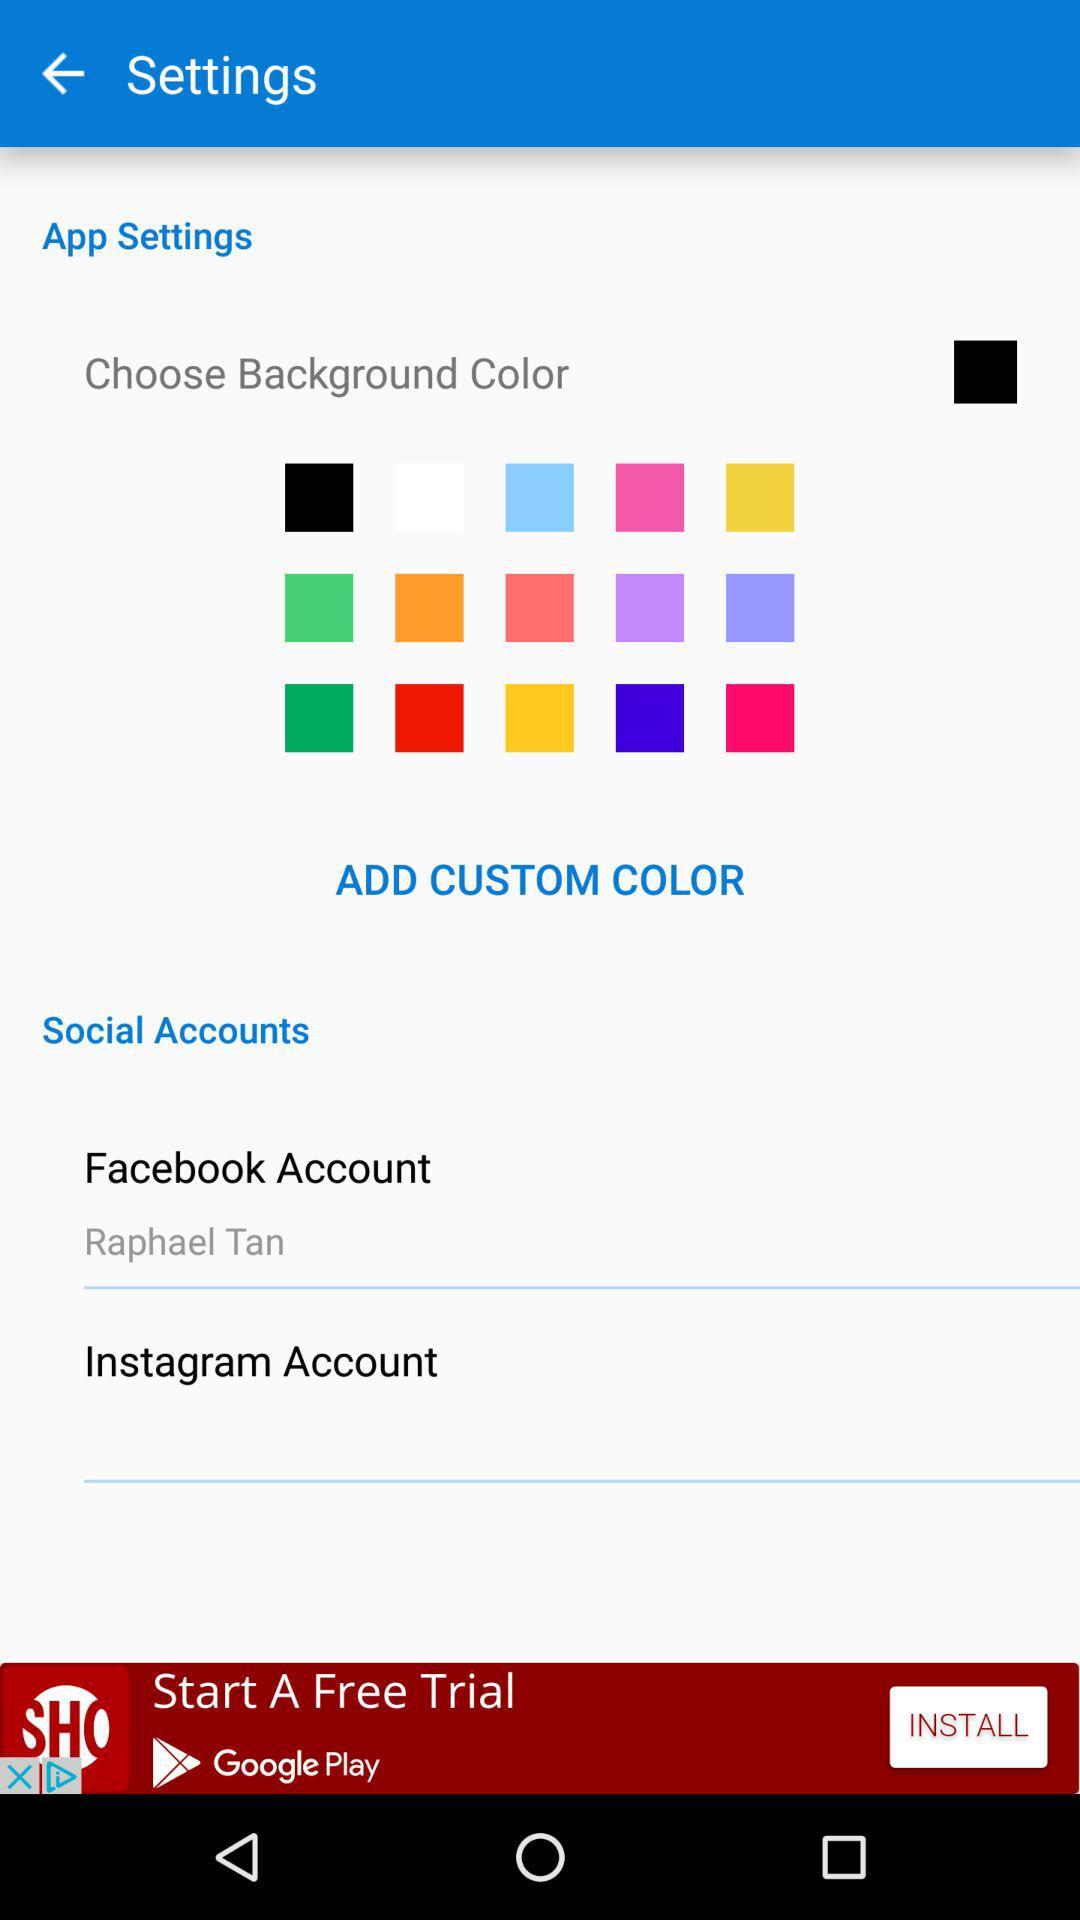  I want to click on black, so click(318, 497).